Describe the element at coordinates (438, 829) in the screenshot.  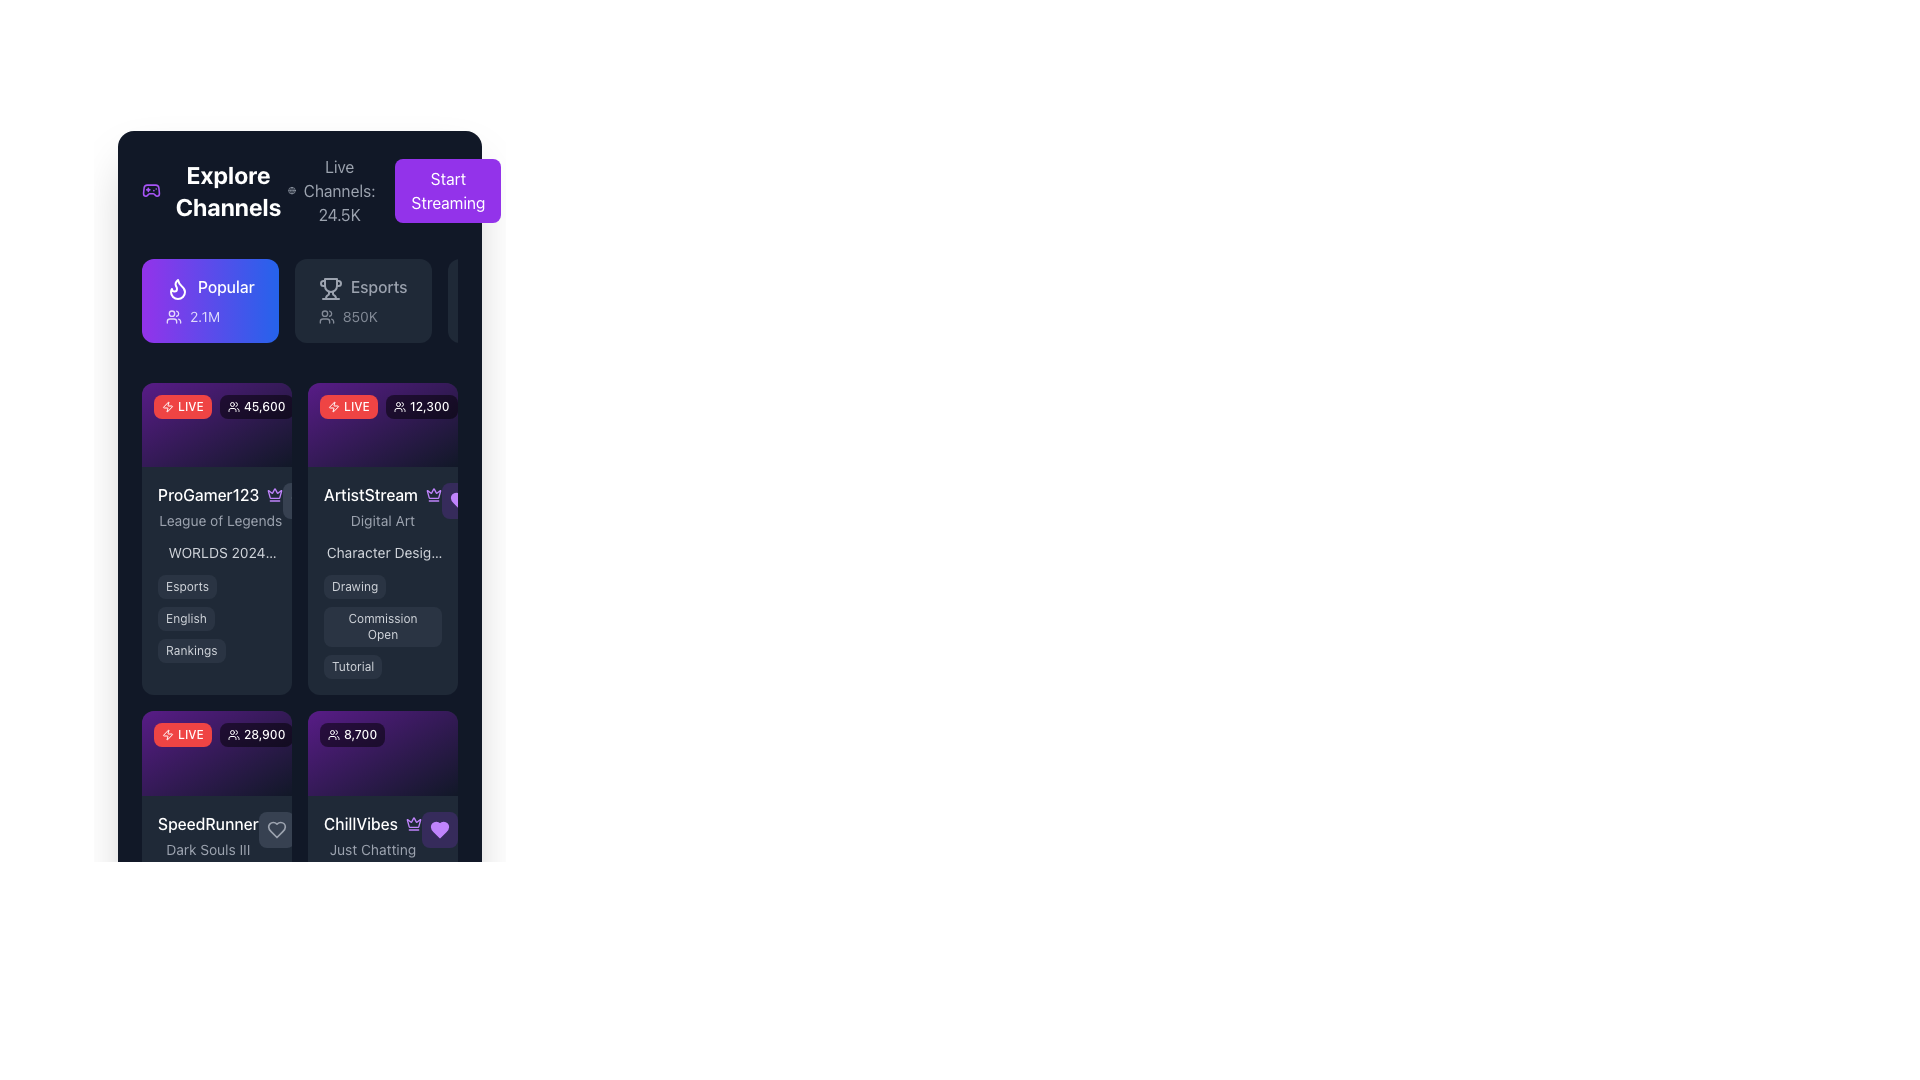
I see `the 'favorite' button with an embedded icon located at the bottom-right corner of the 'ChillVibes' card, adjacent to the text 'Just Chatting'` at that location.